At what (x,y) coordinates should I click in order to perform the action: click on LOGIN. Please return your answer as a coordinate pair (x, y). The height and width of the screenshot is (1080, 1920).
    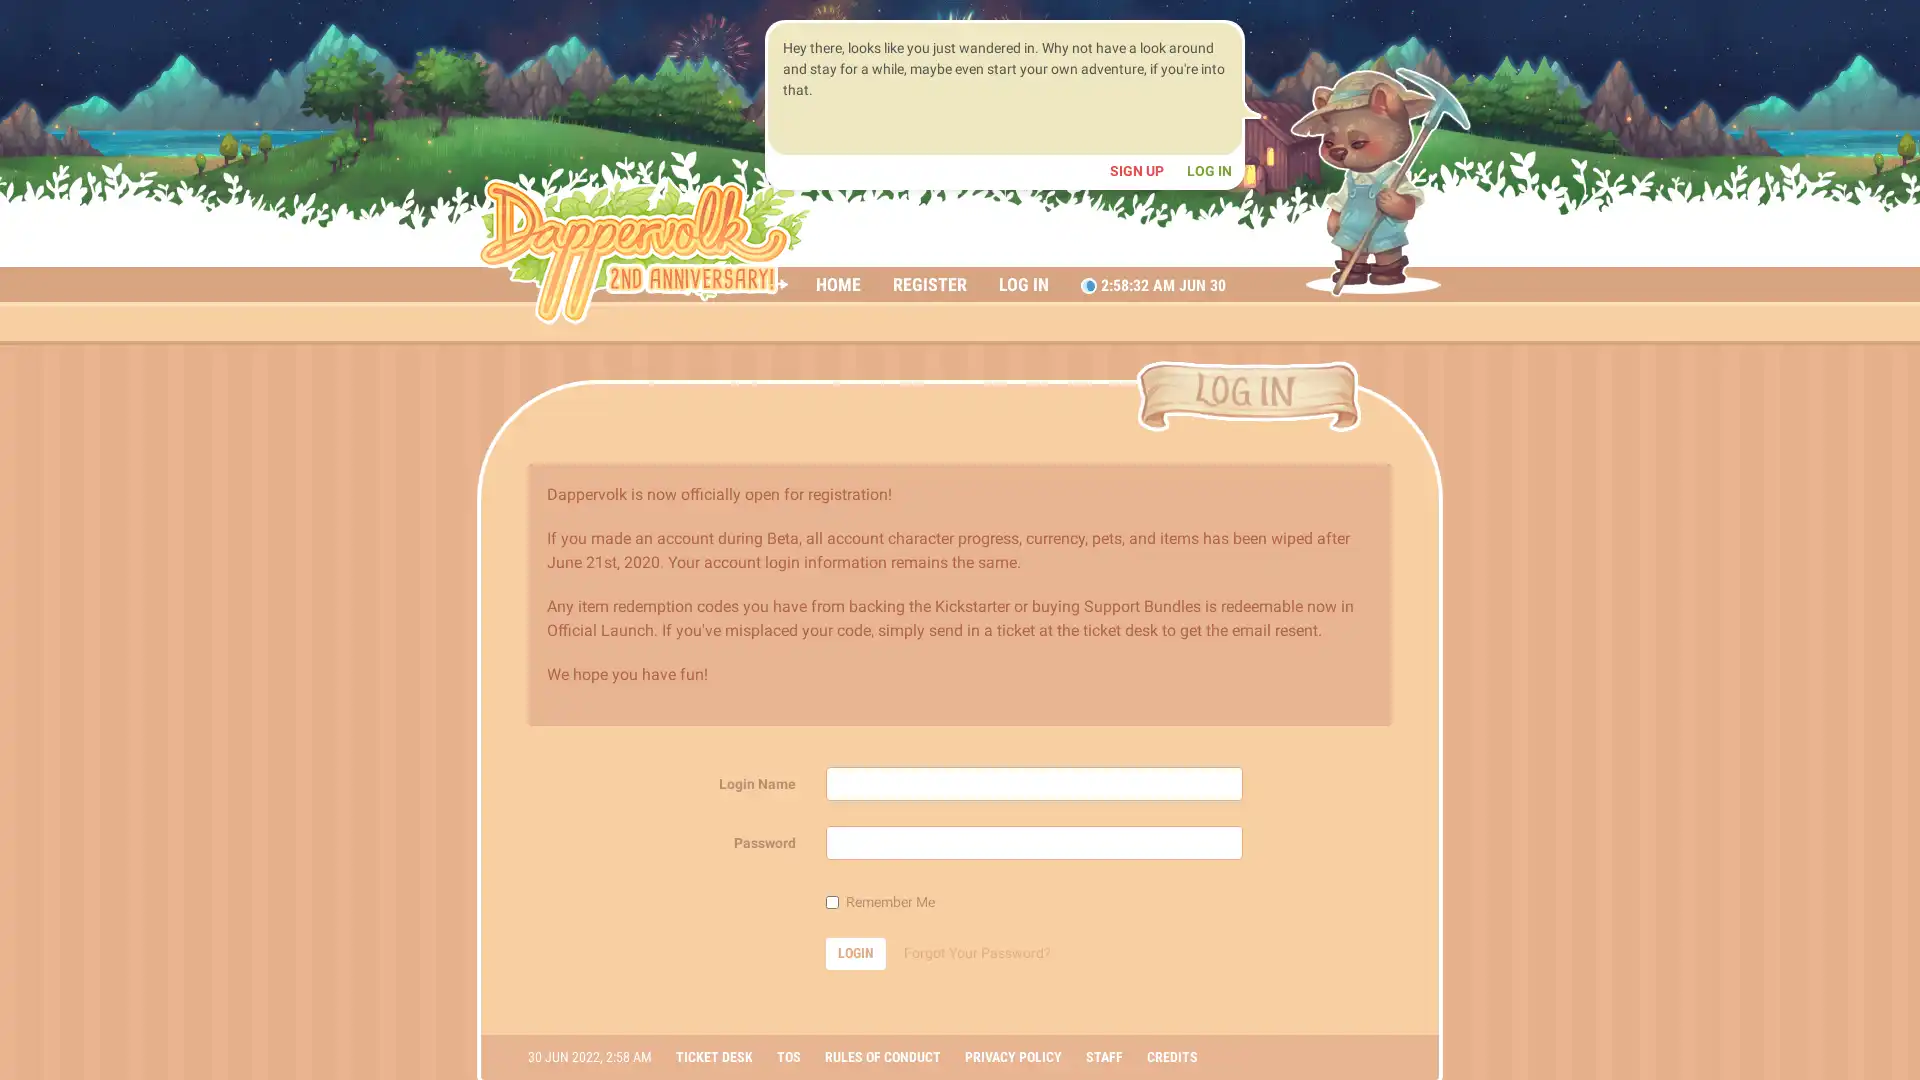
    Looking at the image, I should click on (854, 952).